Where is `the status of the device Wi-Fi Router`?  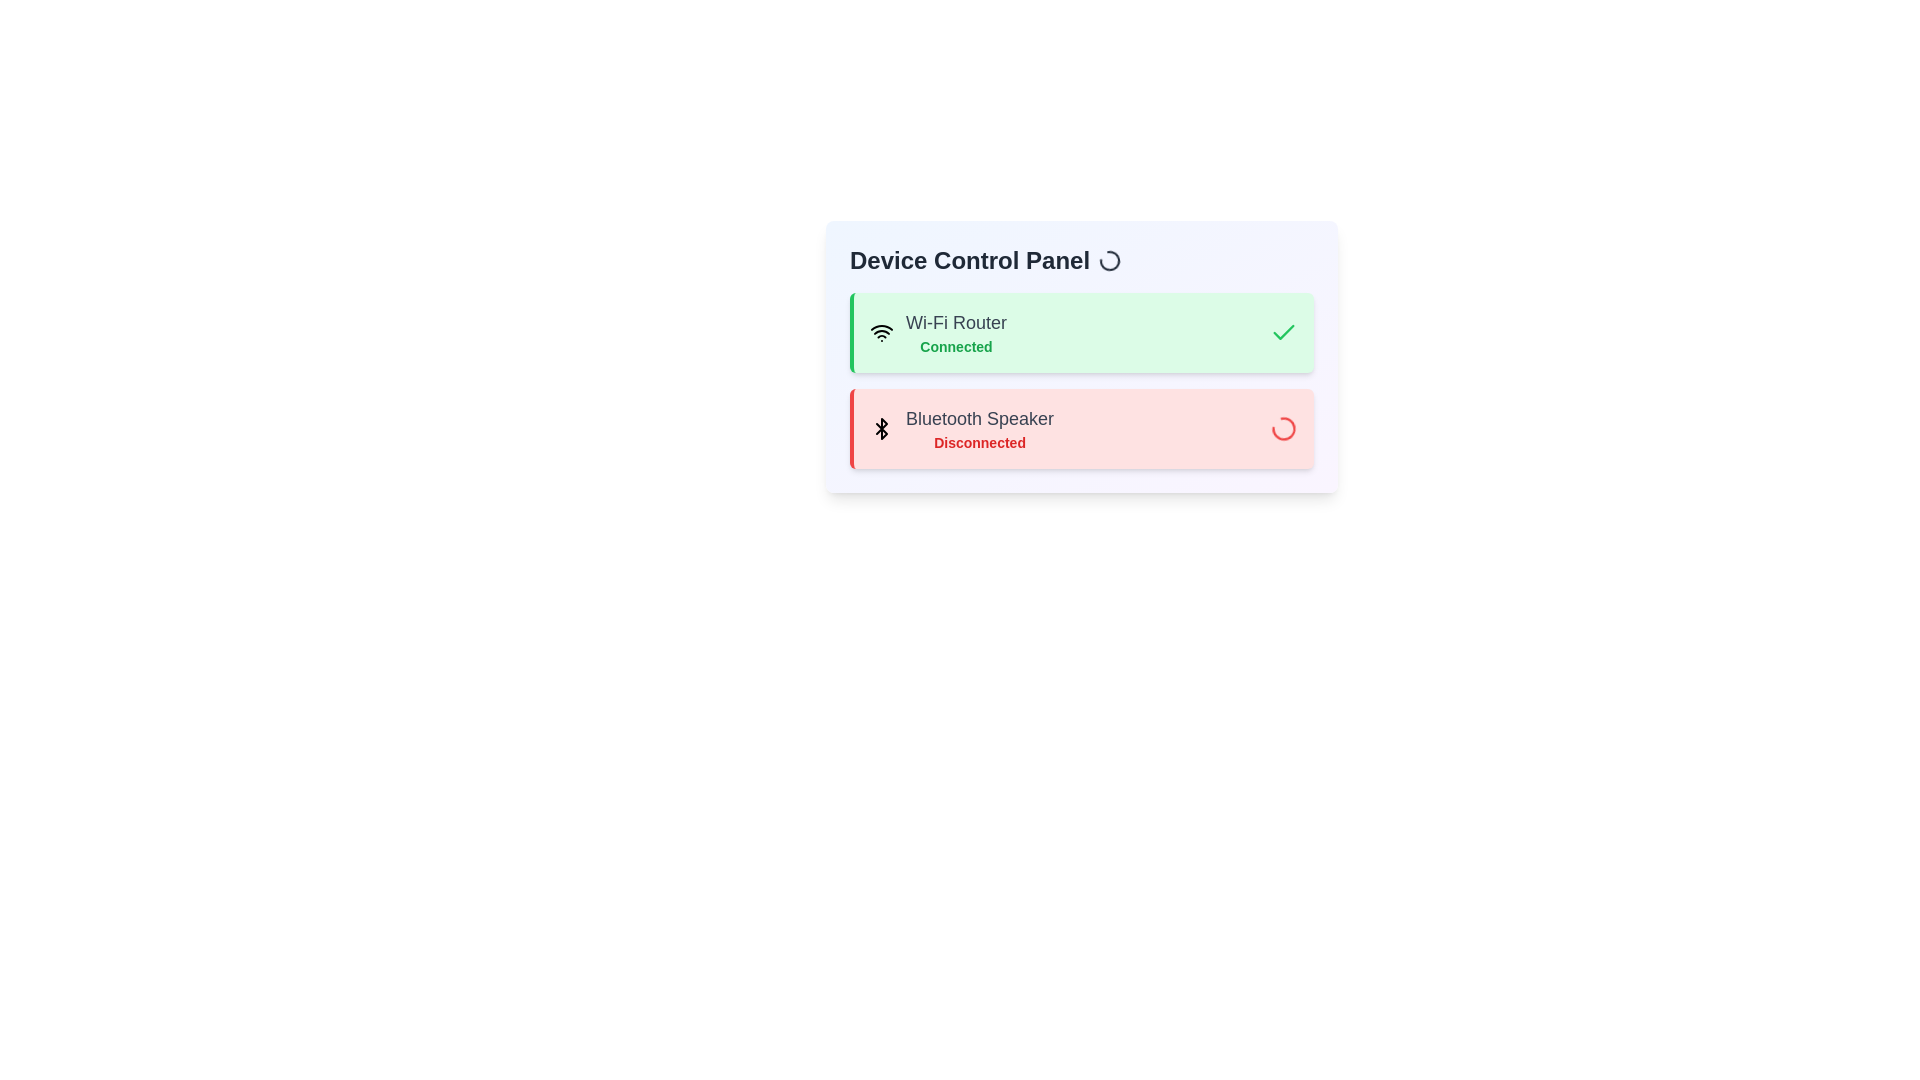 the status of the device Wi-Fi Router is located at coordinates (1080, 331).